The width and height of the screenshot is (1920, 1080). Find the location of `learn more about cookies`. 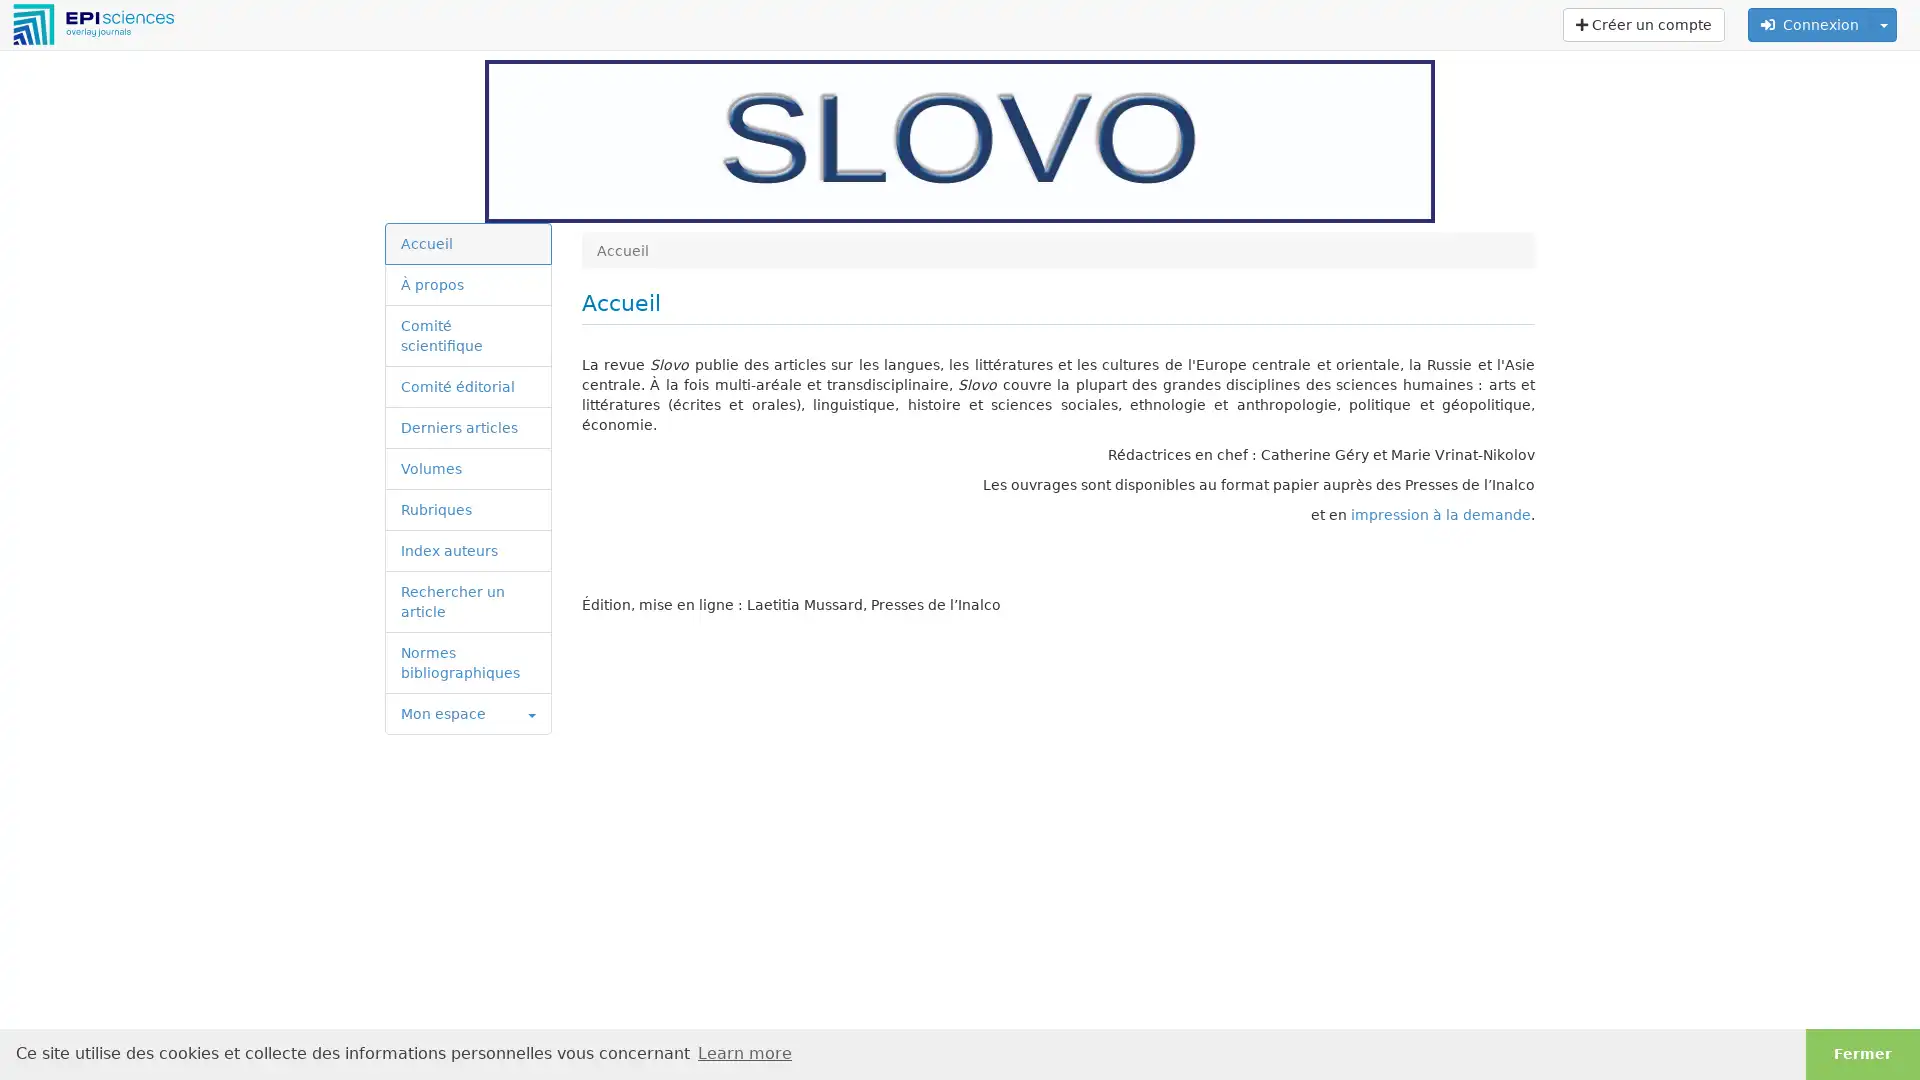

learn more about cookies is located at coordinates (743, 1052).